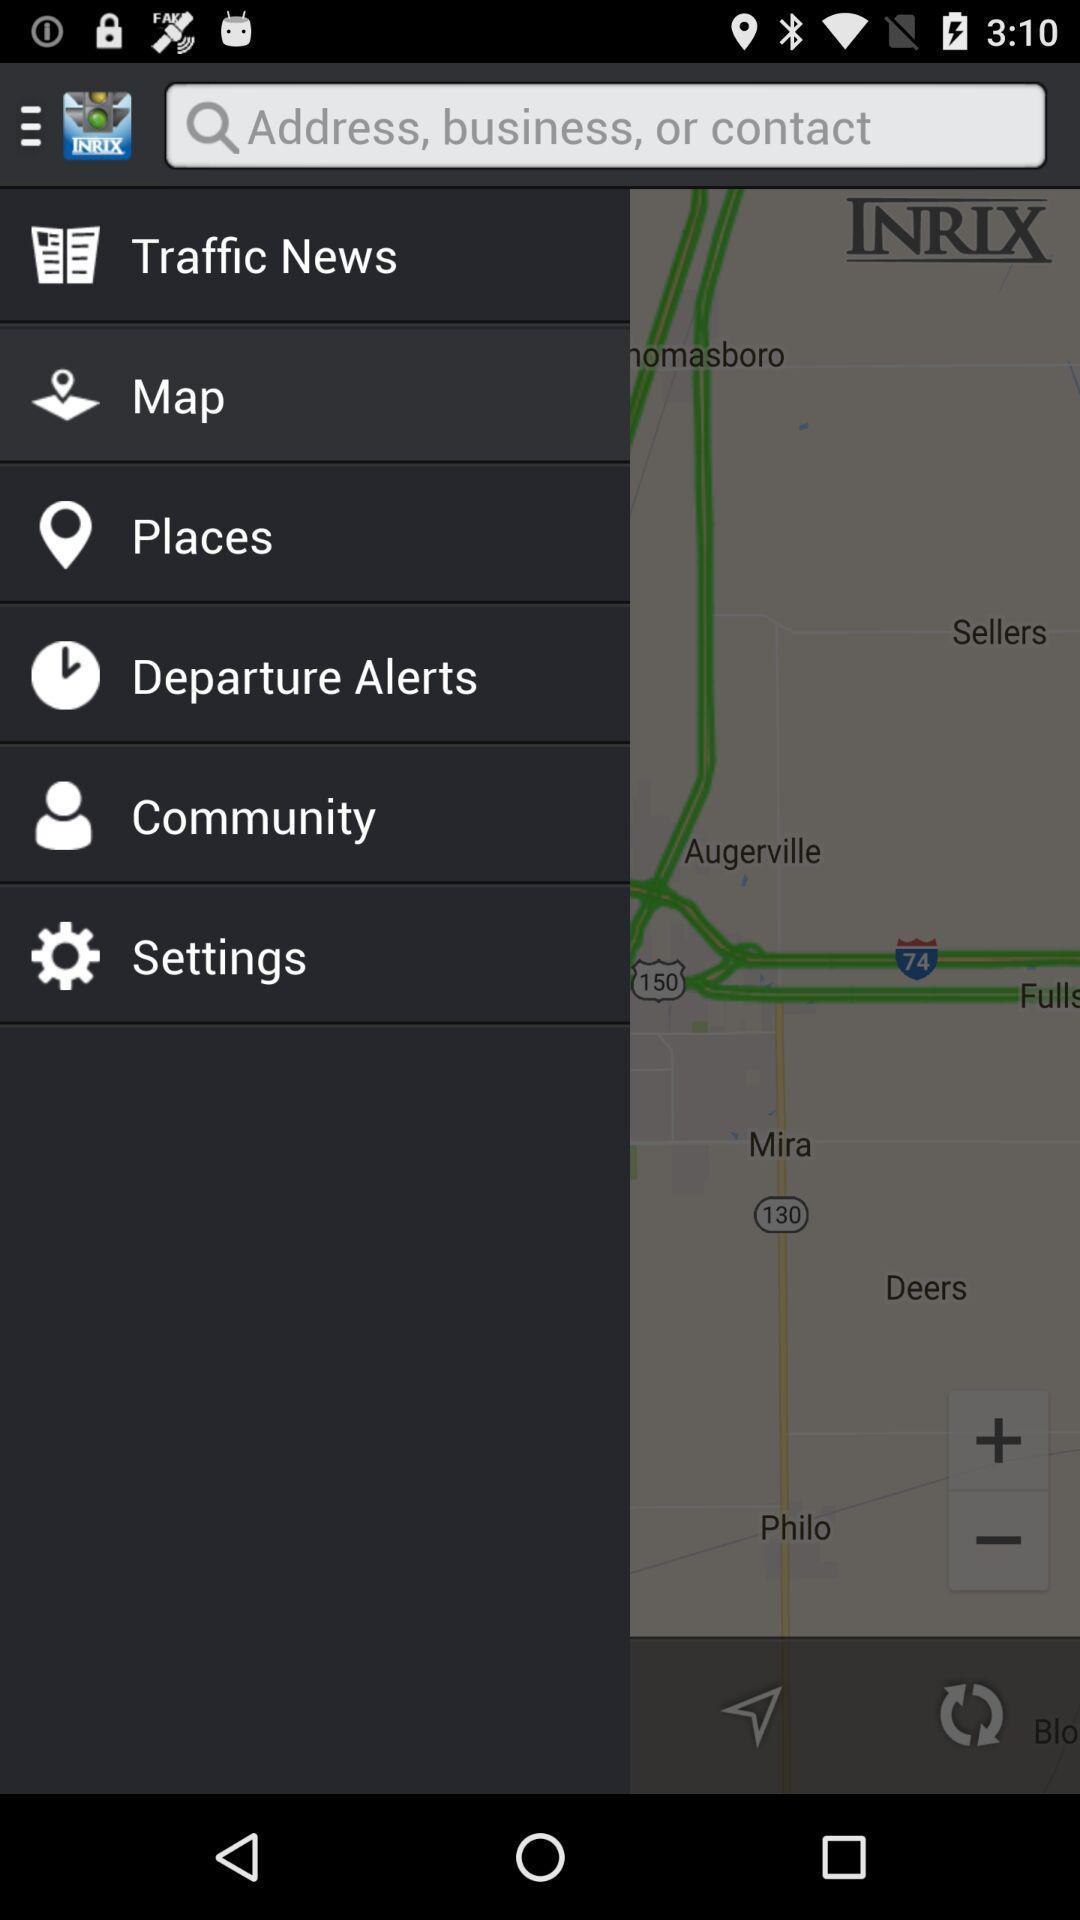  What do you see at coordinates (604, 124) in the screenshot?
I see `items into the search area` at bounding box center [604, 124].